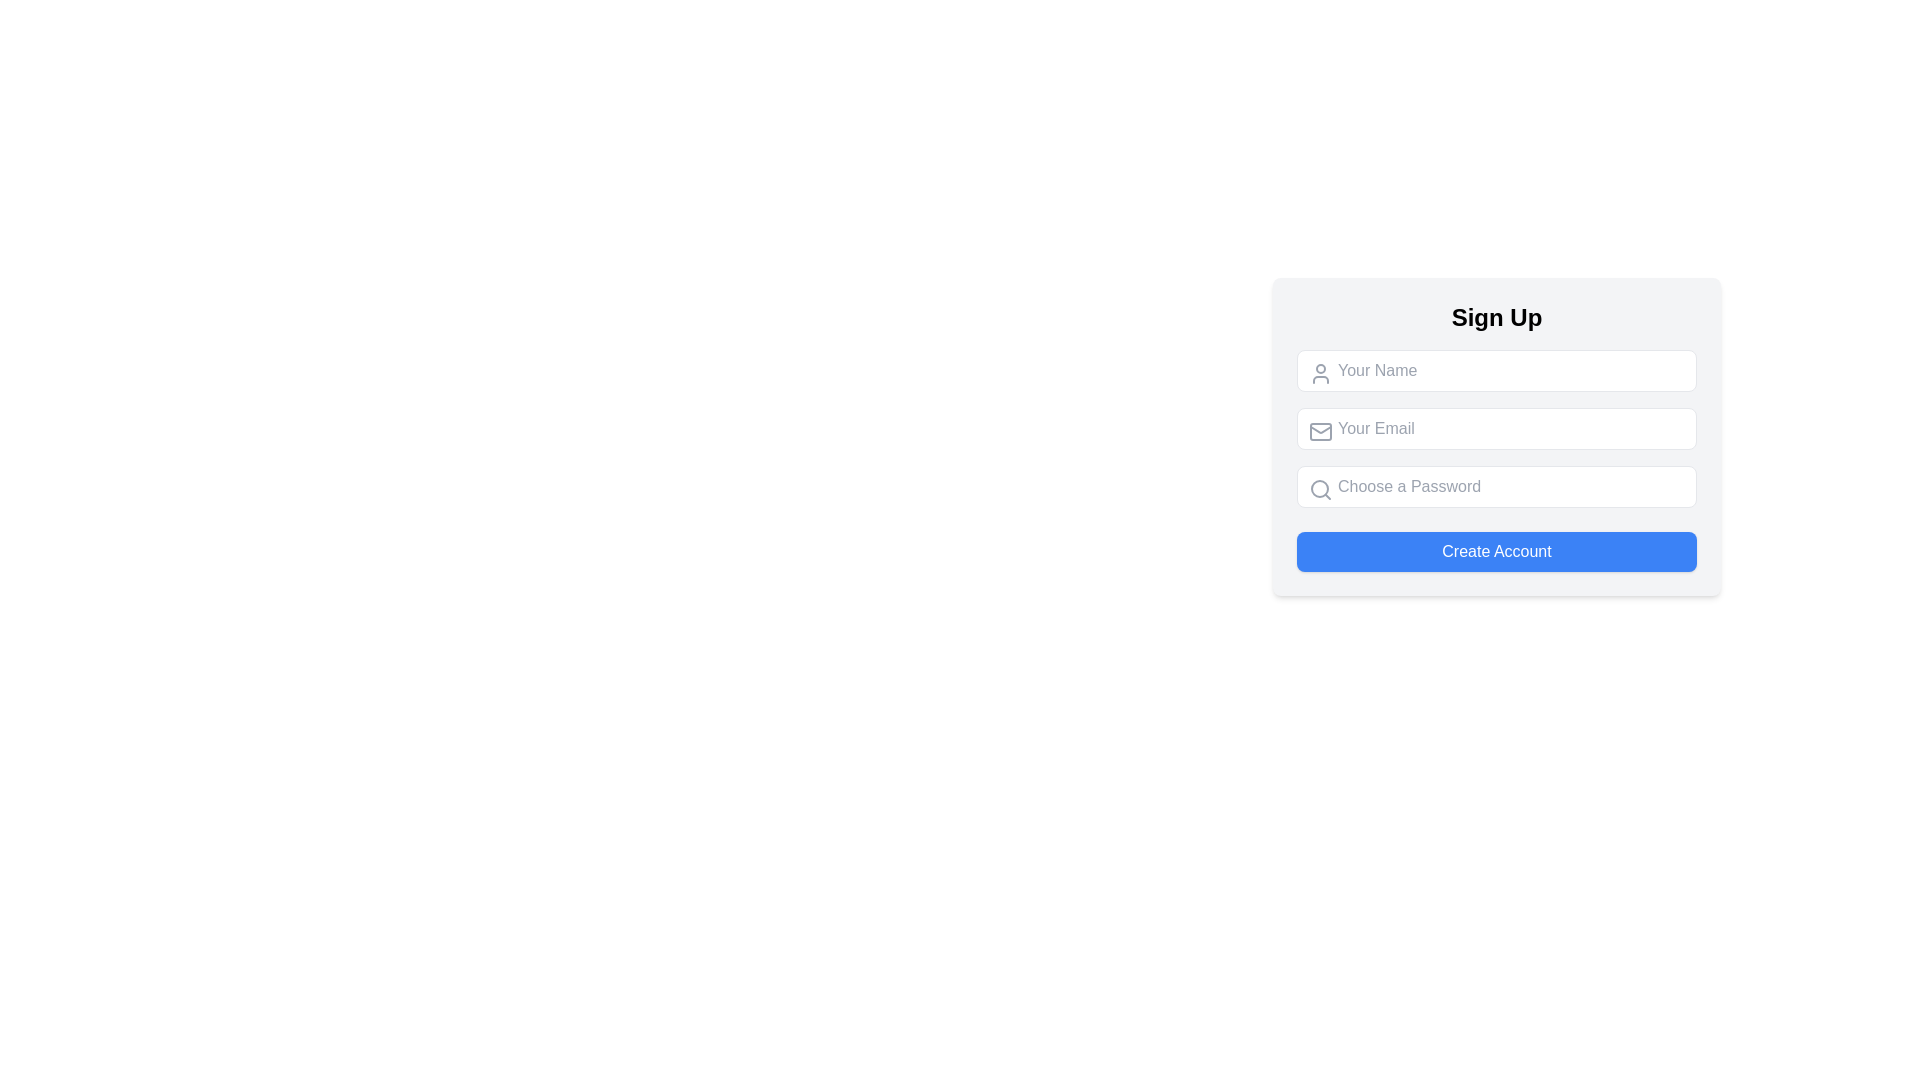 Image resolution: width=1920 pixels, height=1080 pixels. What do you see at coordinates (1497, 370) in the screenshot?
I see `the first input field for entering the user's name in the 'Sign Up' form to focus it` at bounding box center [1497, 370].